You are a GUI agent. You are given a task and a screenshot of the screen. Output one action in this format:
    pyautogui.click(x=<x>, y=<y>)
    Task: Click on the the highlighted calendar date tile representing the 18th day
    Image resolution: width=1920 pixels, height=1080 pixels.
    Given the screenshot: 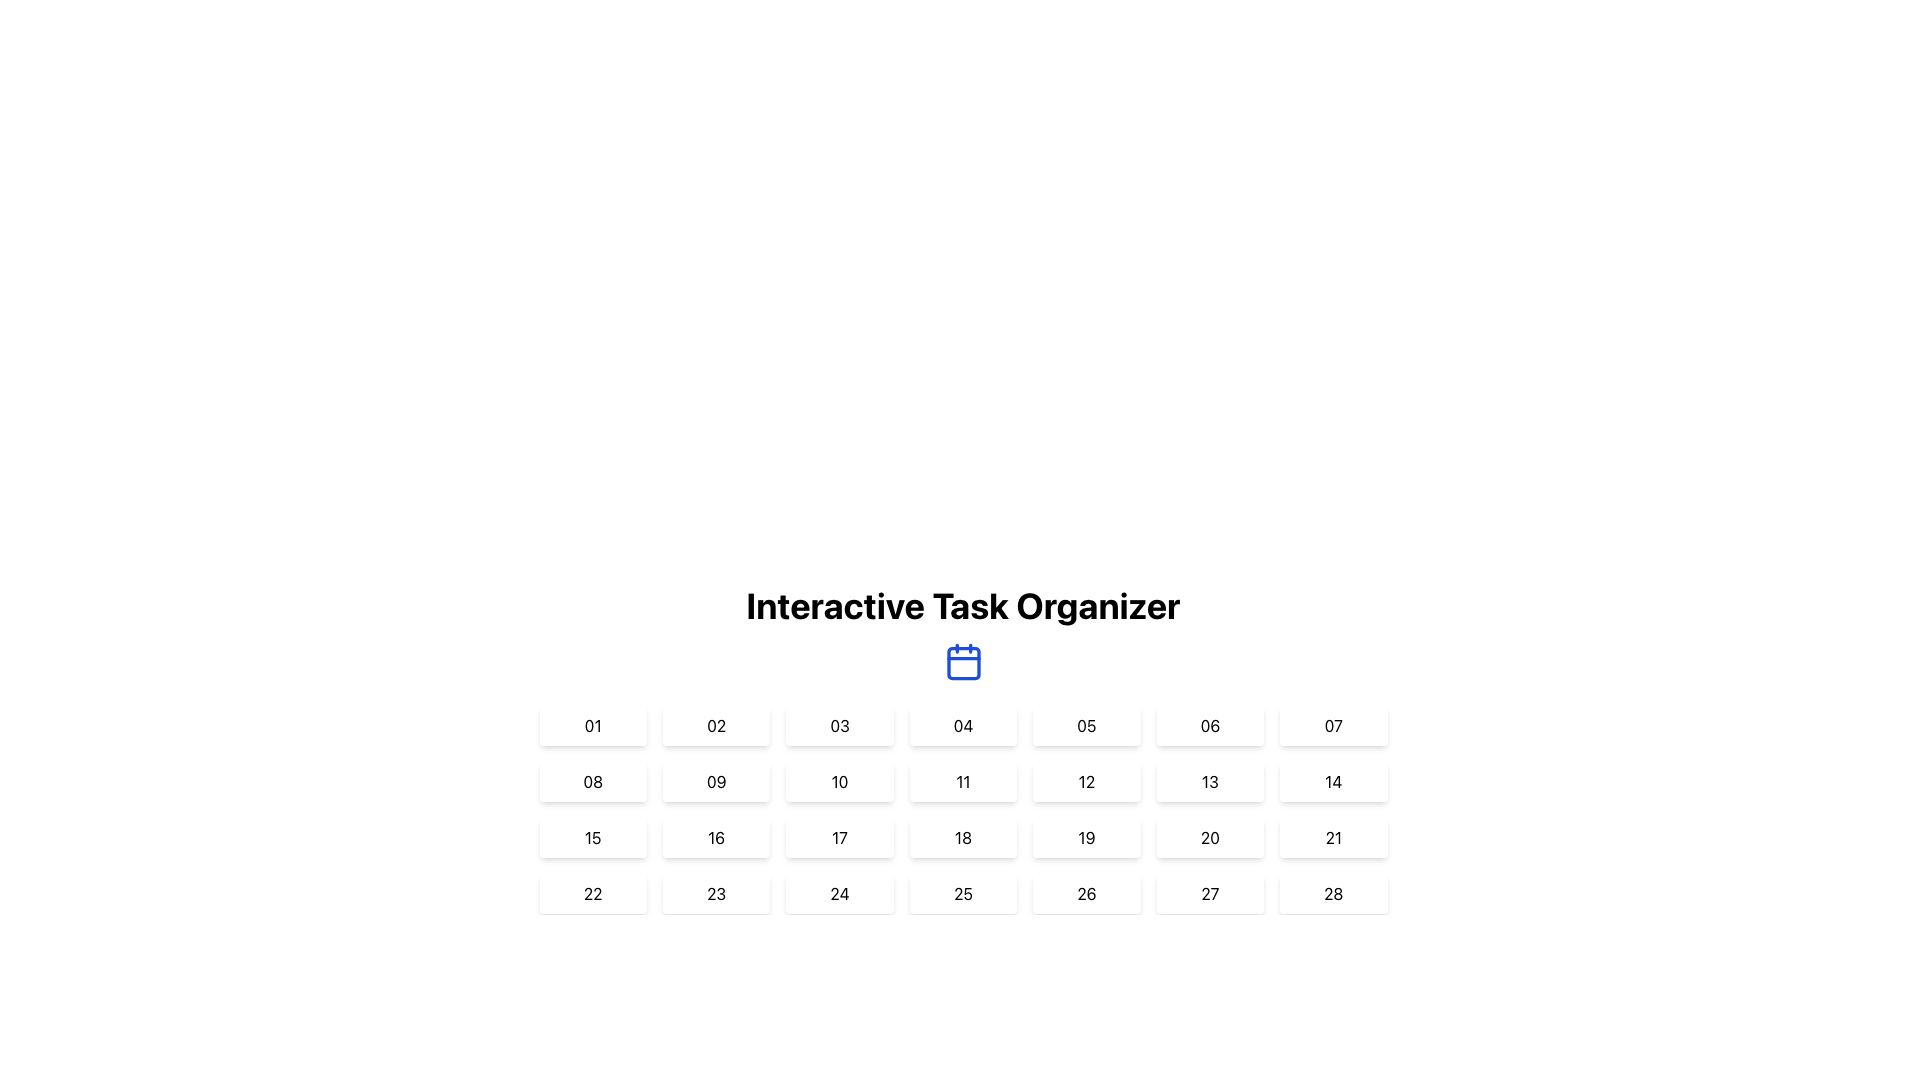 What is the action you would take?
    pyautogui.click(x=963, y=837)
    